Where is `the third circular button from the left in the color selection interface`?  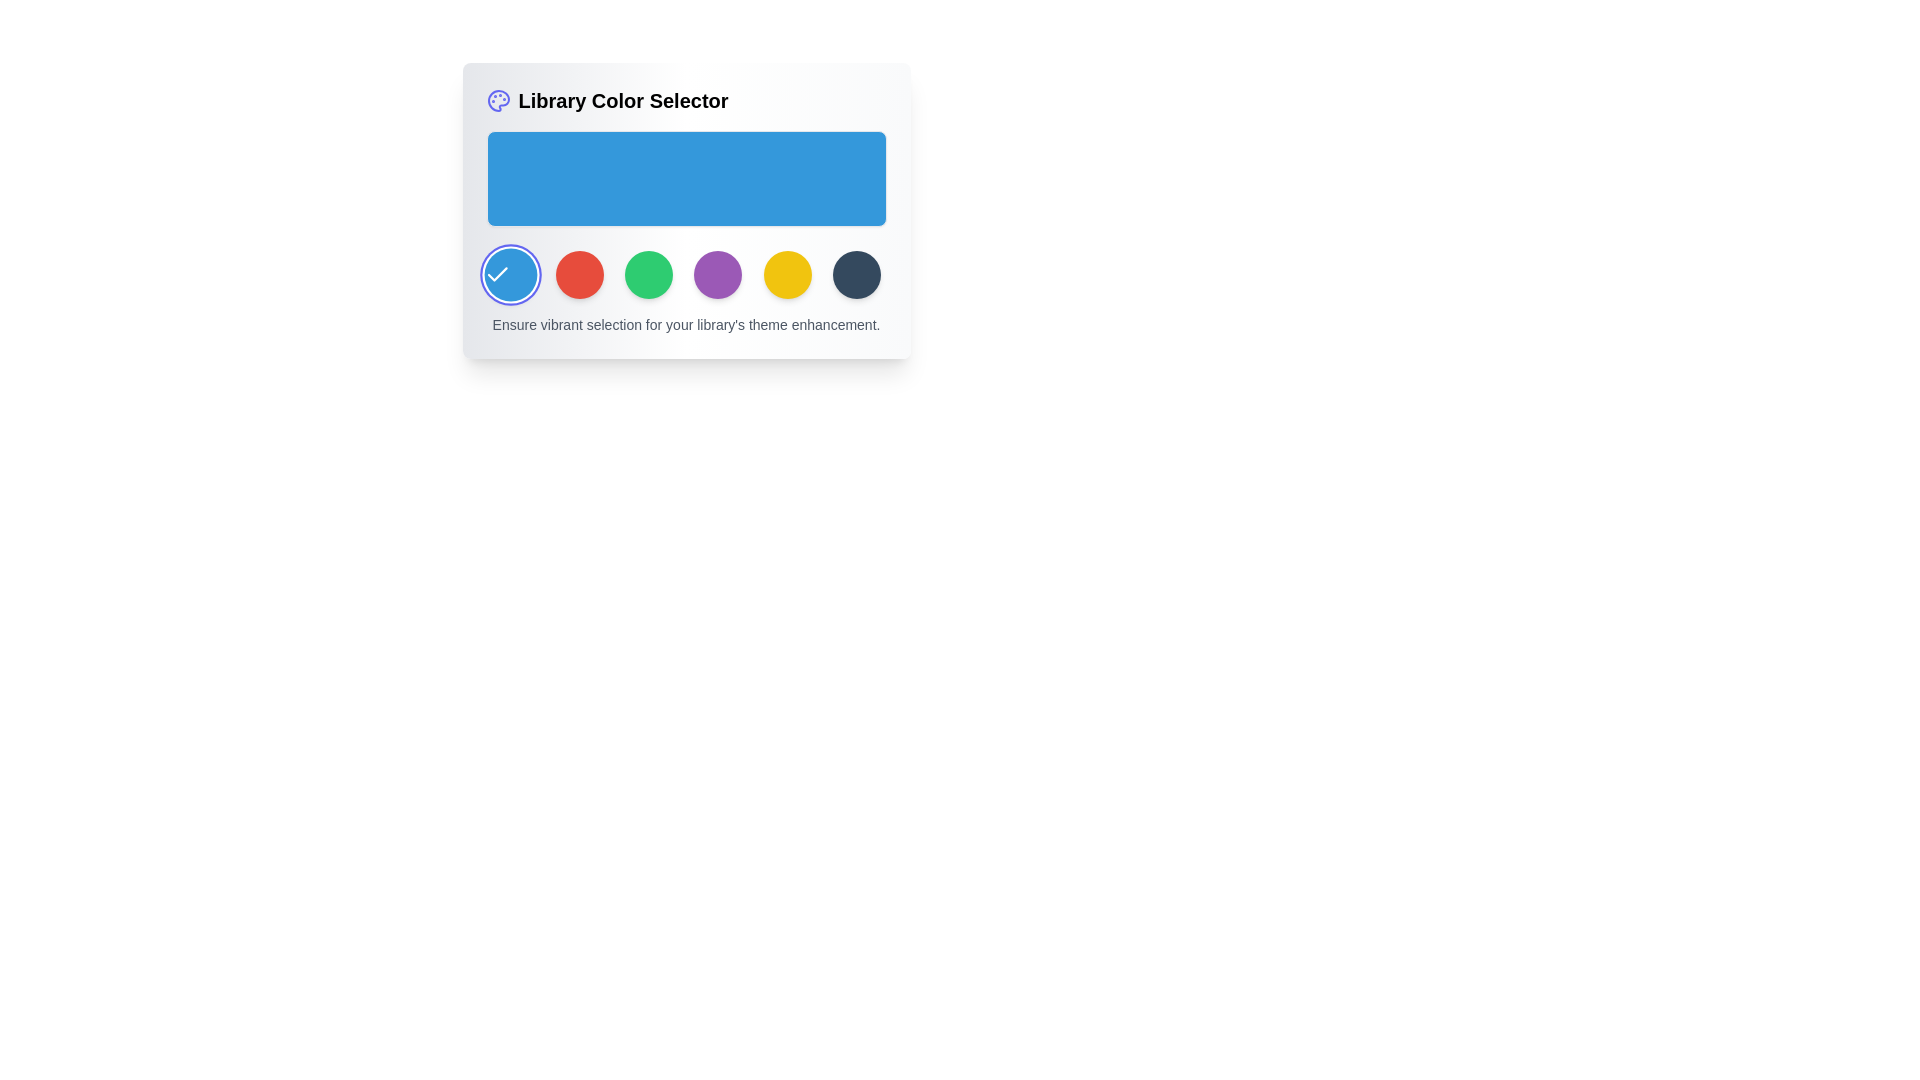
the third circular button from the left in the color selection interface is located at coordinates (649, 274).